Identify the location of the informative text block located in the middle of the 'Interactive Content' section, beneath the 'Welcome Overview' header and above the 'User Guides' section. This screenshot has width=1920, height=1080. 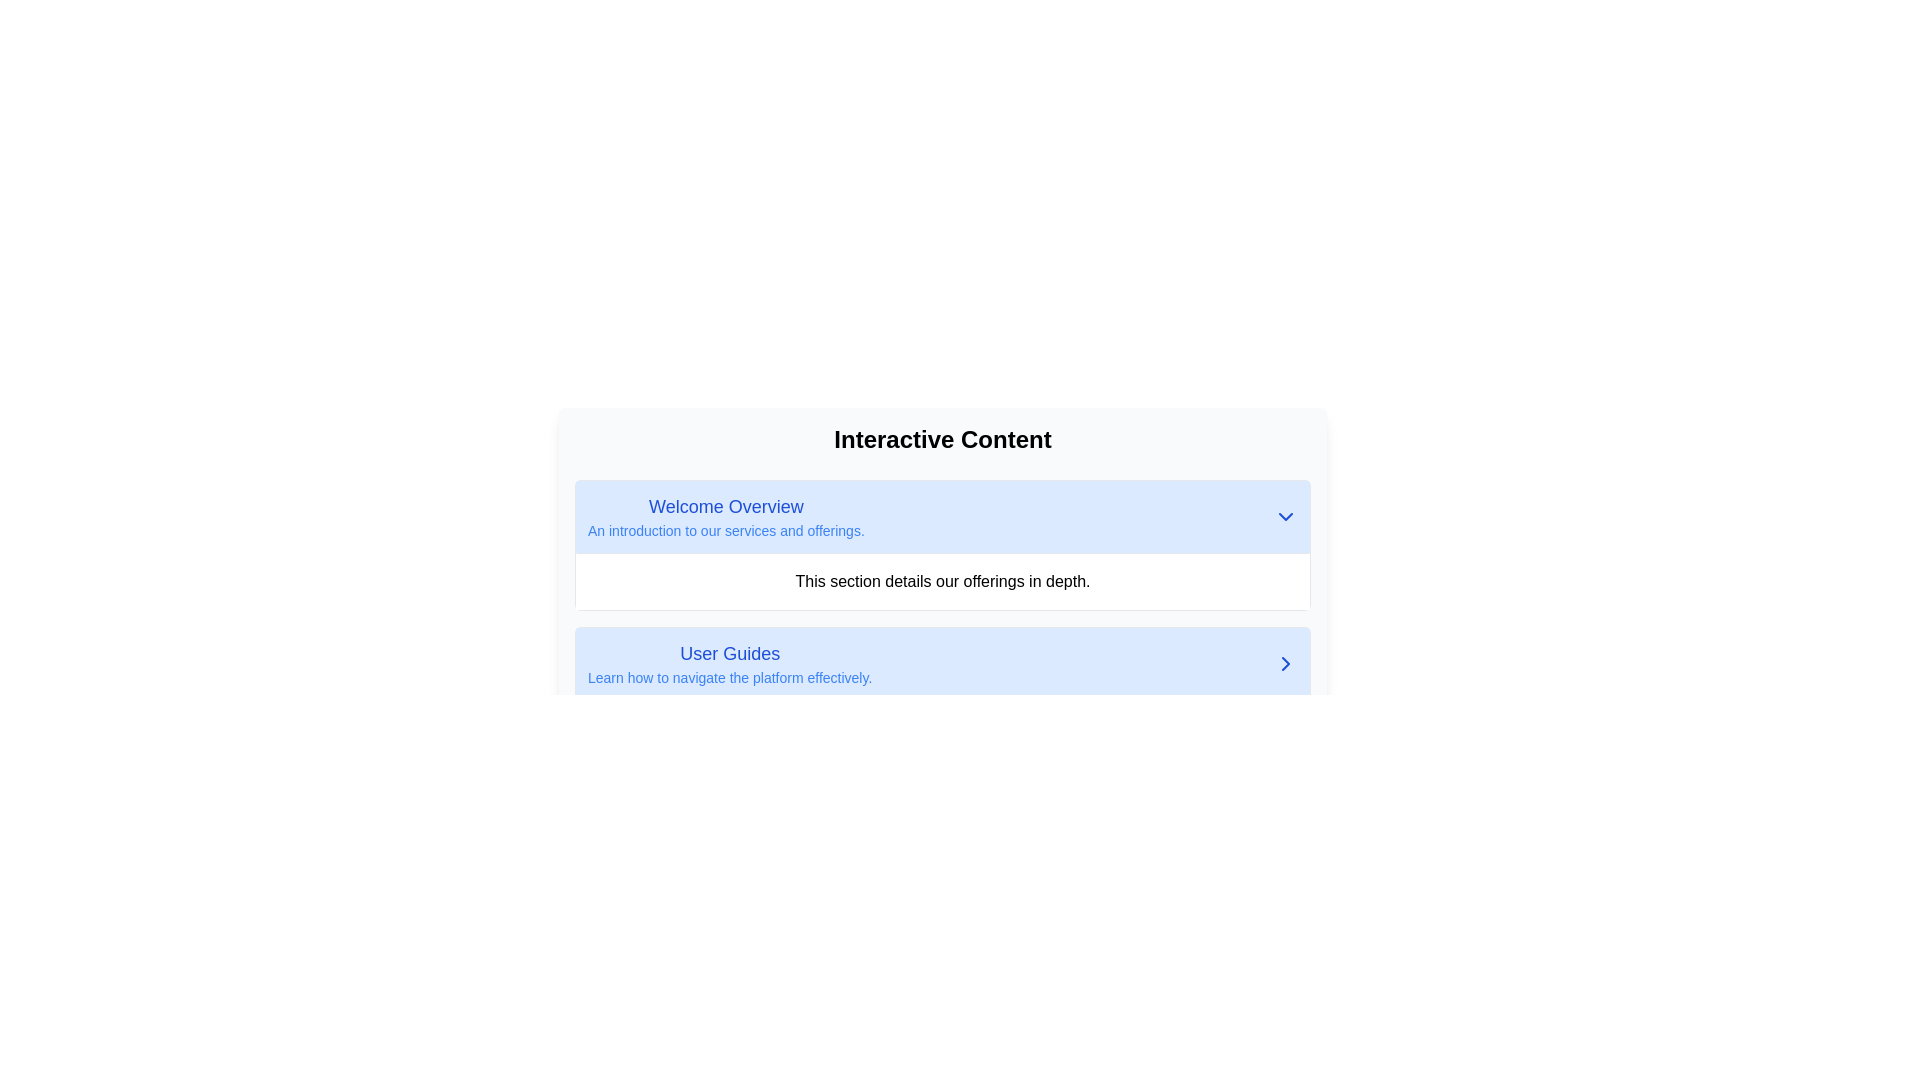
(941, 582).